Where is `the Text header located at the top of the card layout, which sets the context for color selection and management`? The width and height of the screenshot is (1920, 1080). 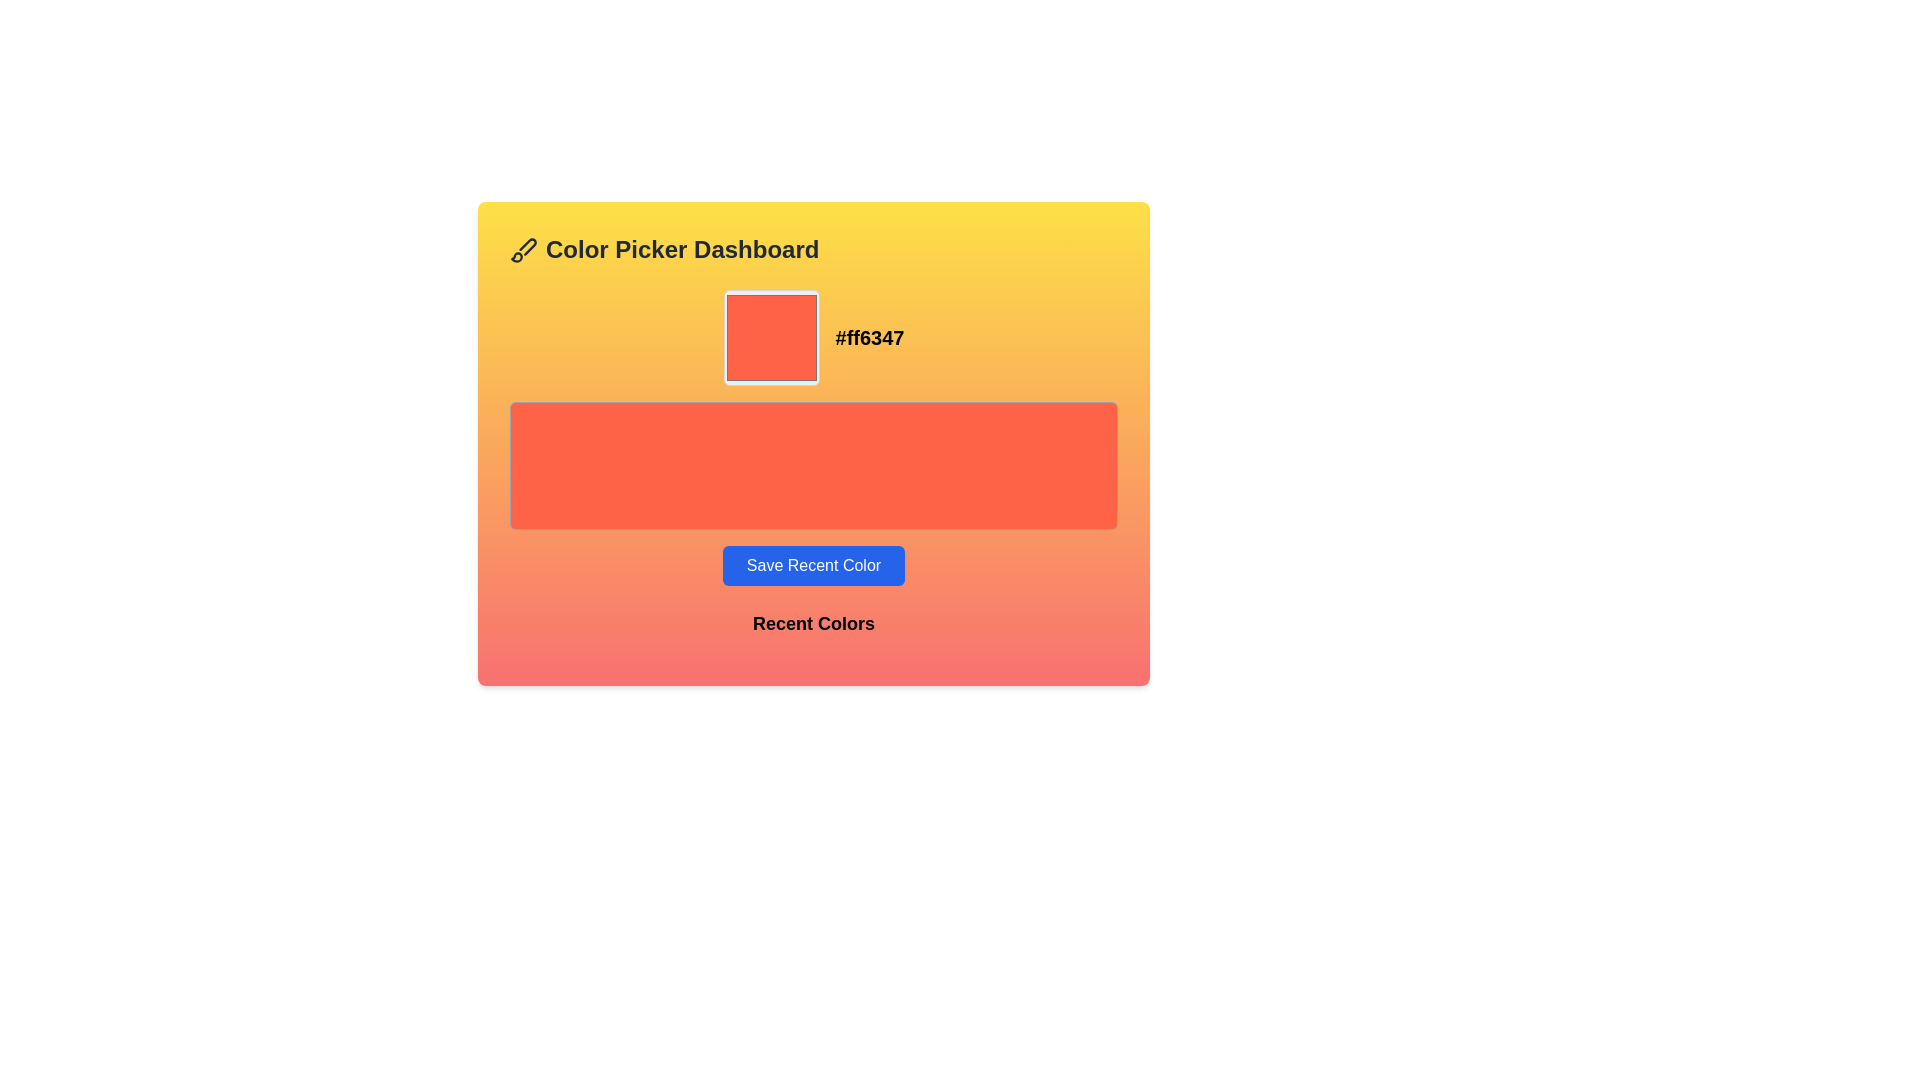
the Text header located at the top of the card layout, which sets the context for color selection and management is located at coordinates (814, 249).